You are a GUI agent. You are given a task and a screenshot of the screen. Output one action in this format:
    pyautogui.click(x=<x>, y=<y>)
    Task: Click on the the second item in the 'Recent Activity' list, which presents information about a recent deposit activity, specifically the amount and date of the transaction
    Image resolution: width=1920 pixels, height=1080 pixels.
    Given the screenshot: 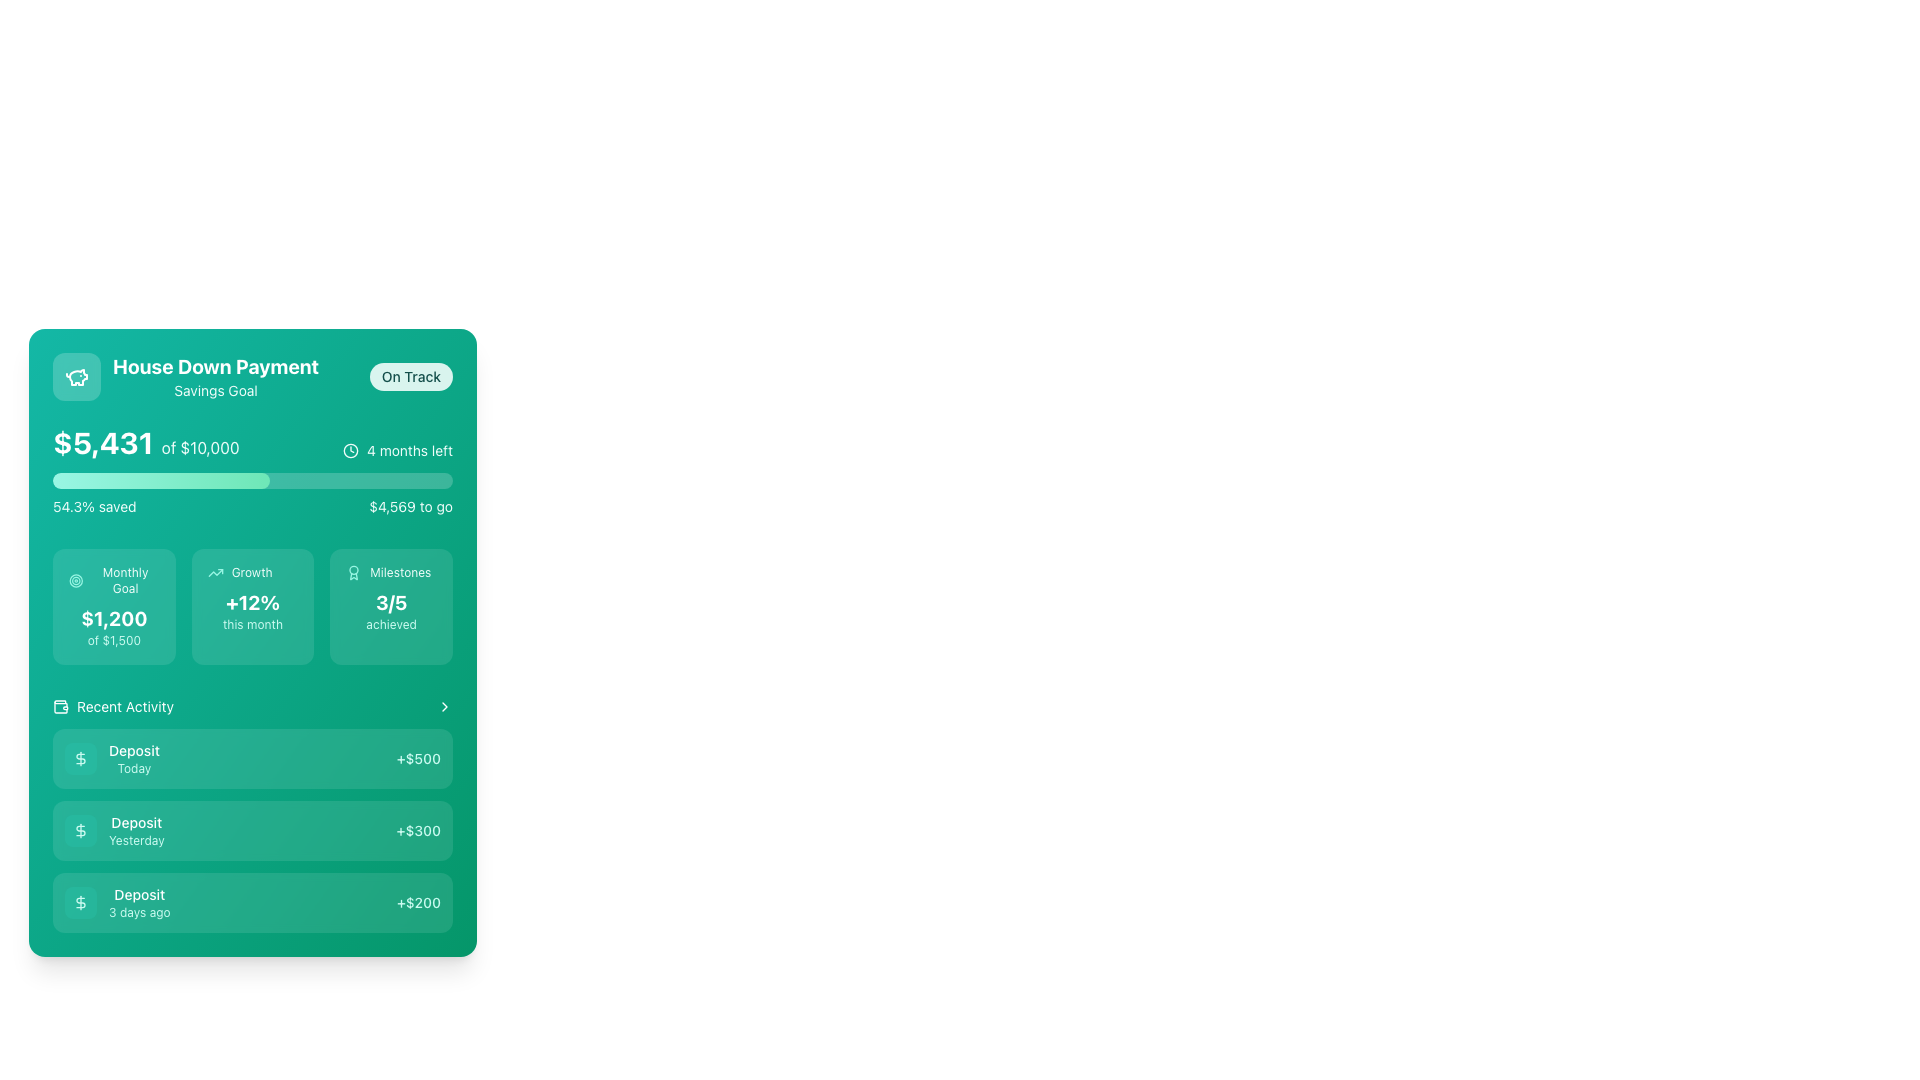 What is the action you would take?
    pyautogui.click(x=252, y=814)
    